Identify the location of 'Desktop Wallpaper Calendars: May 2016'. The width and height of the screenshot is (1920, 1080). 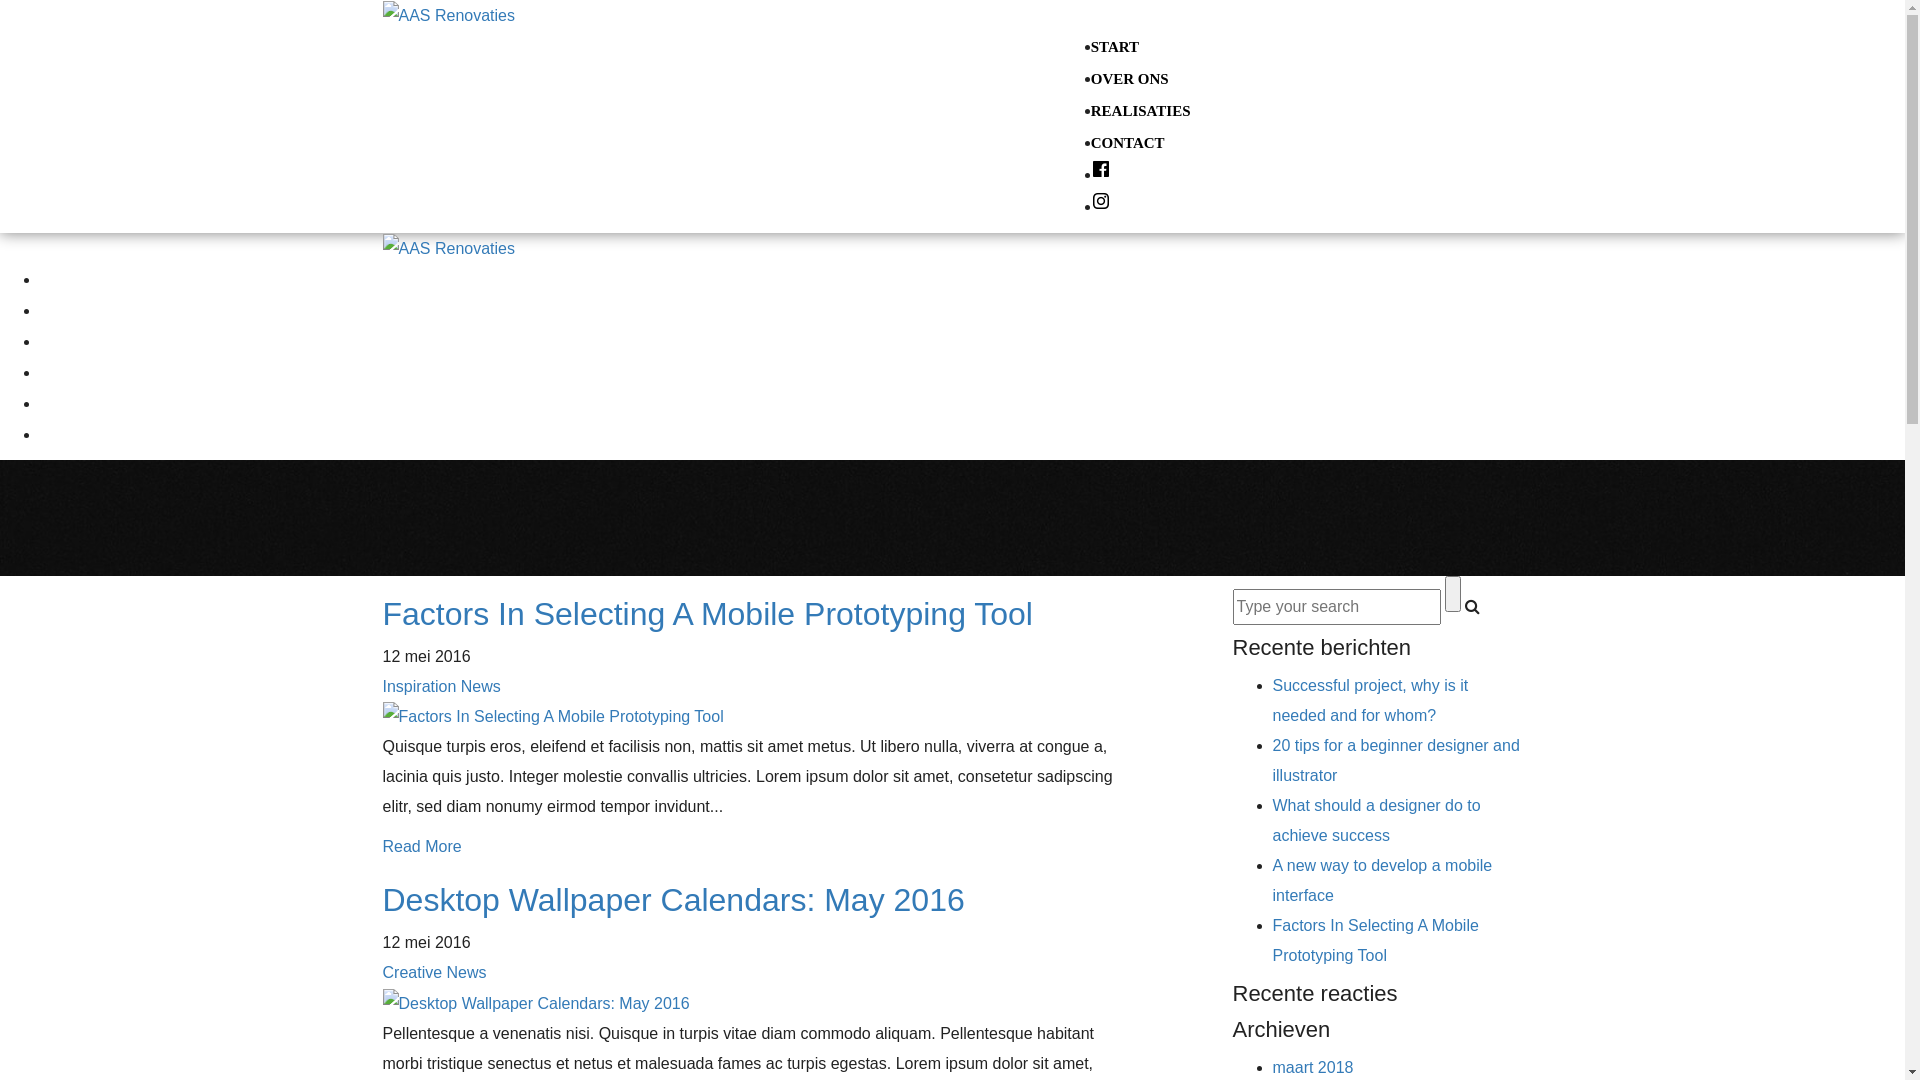
(672, 898).